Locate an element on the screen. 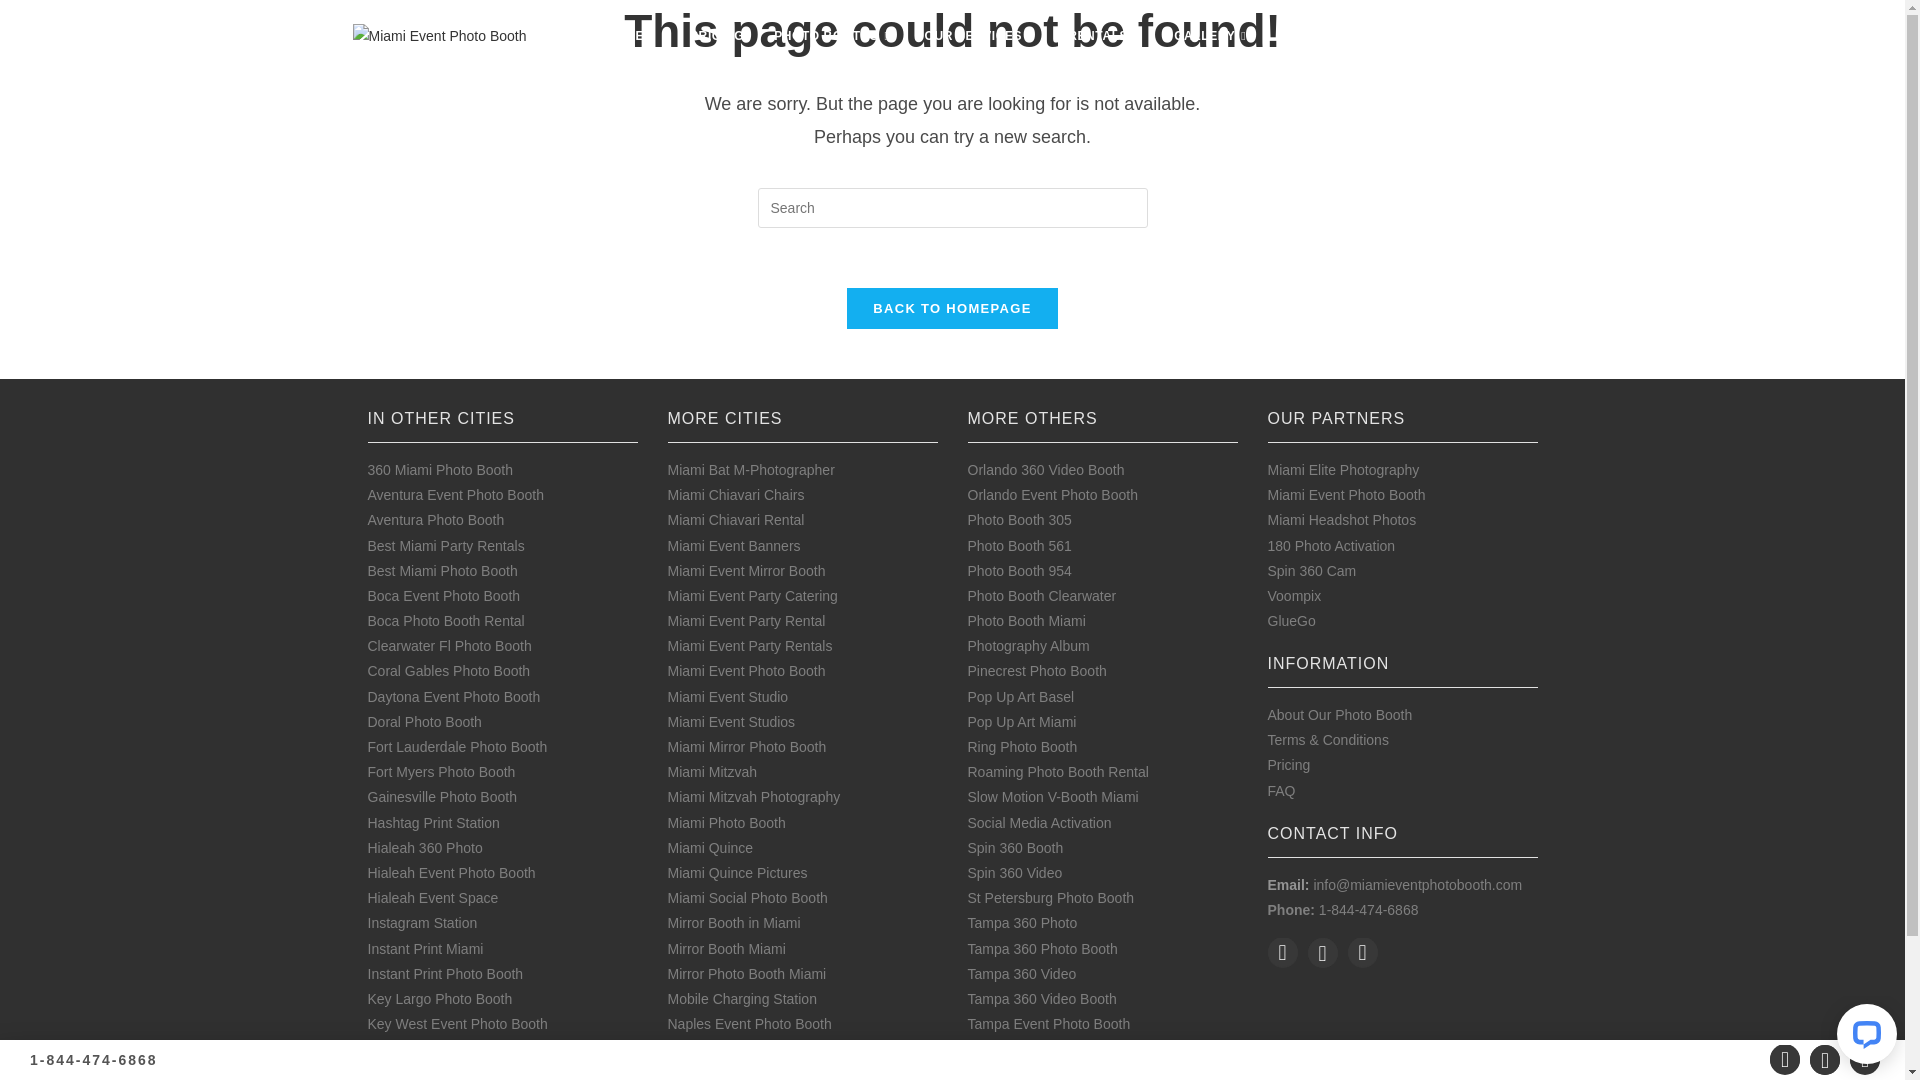 The height and width of the screenshot is (1080, 1920). 'Tampa Event Photo Booth' is located at coordinates (968, 1023).